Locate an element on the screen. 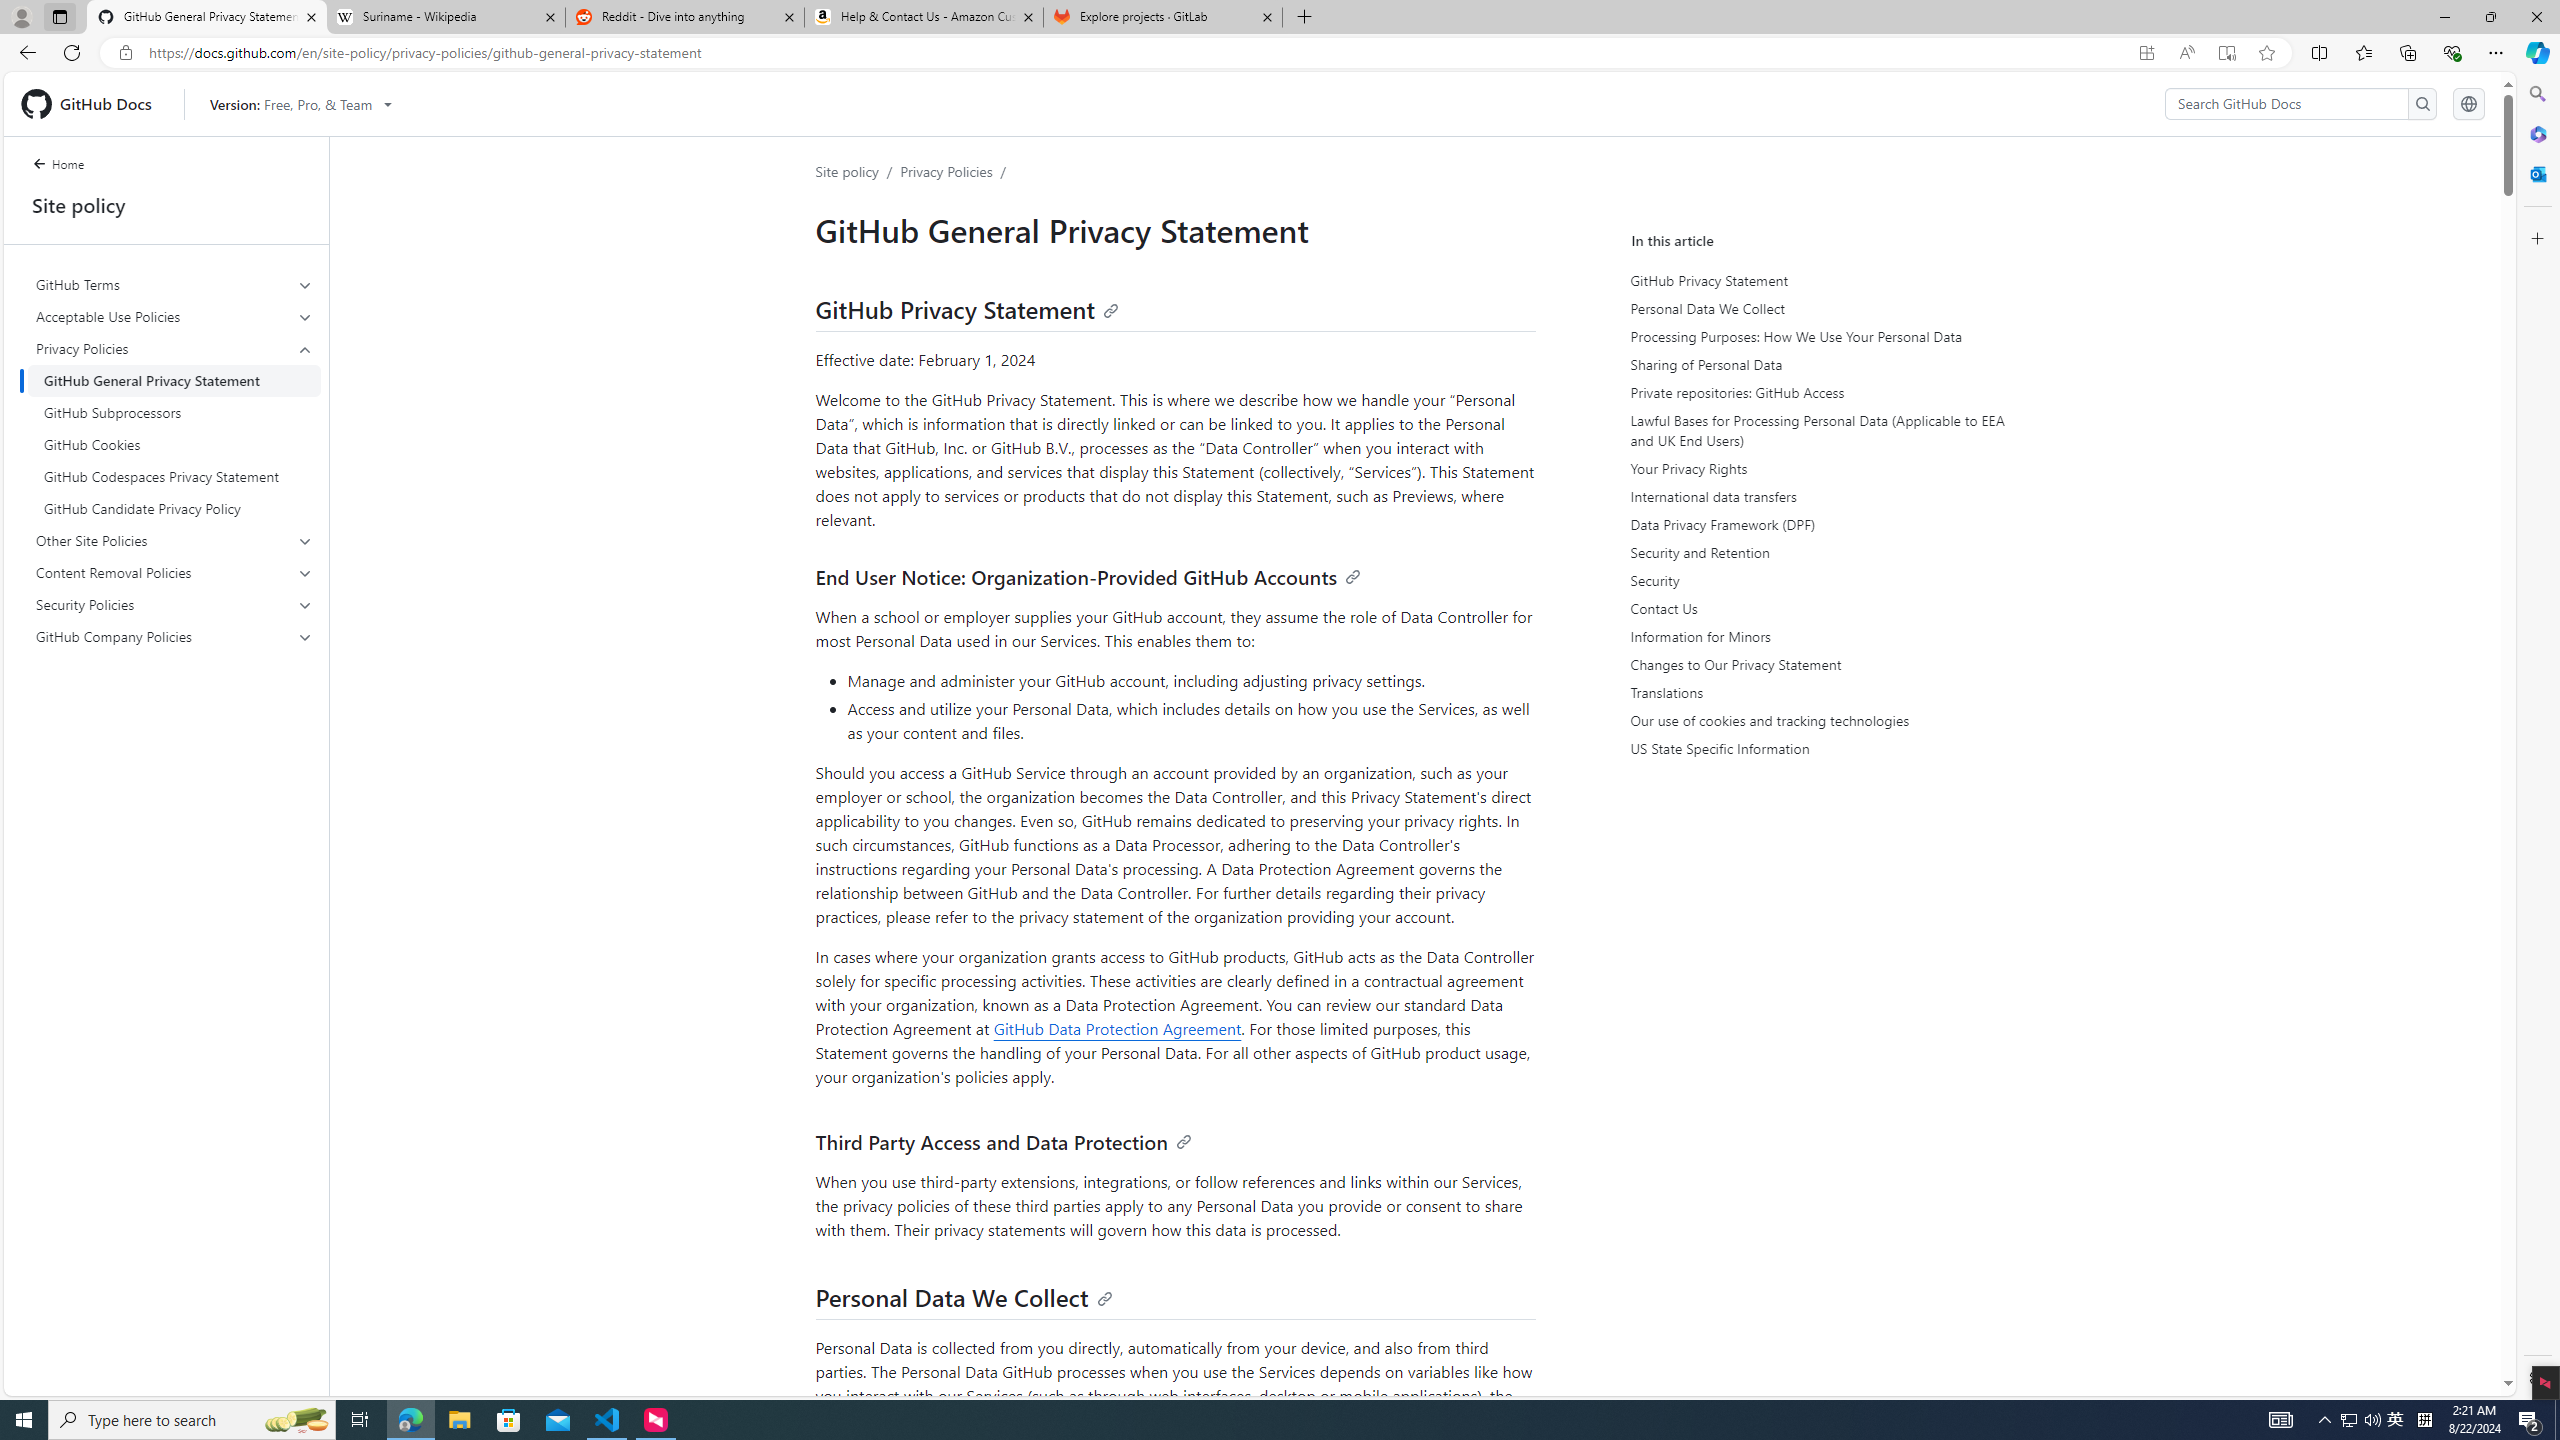 The image size is (2560, 1440). 'Site policy/' is located at coordinates (856, 171).